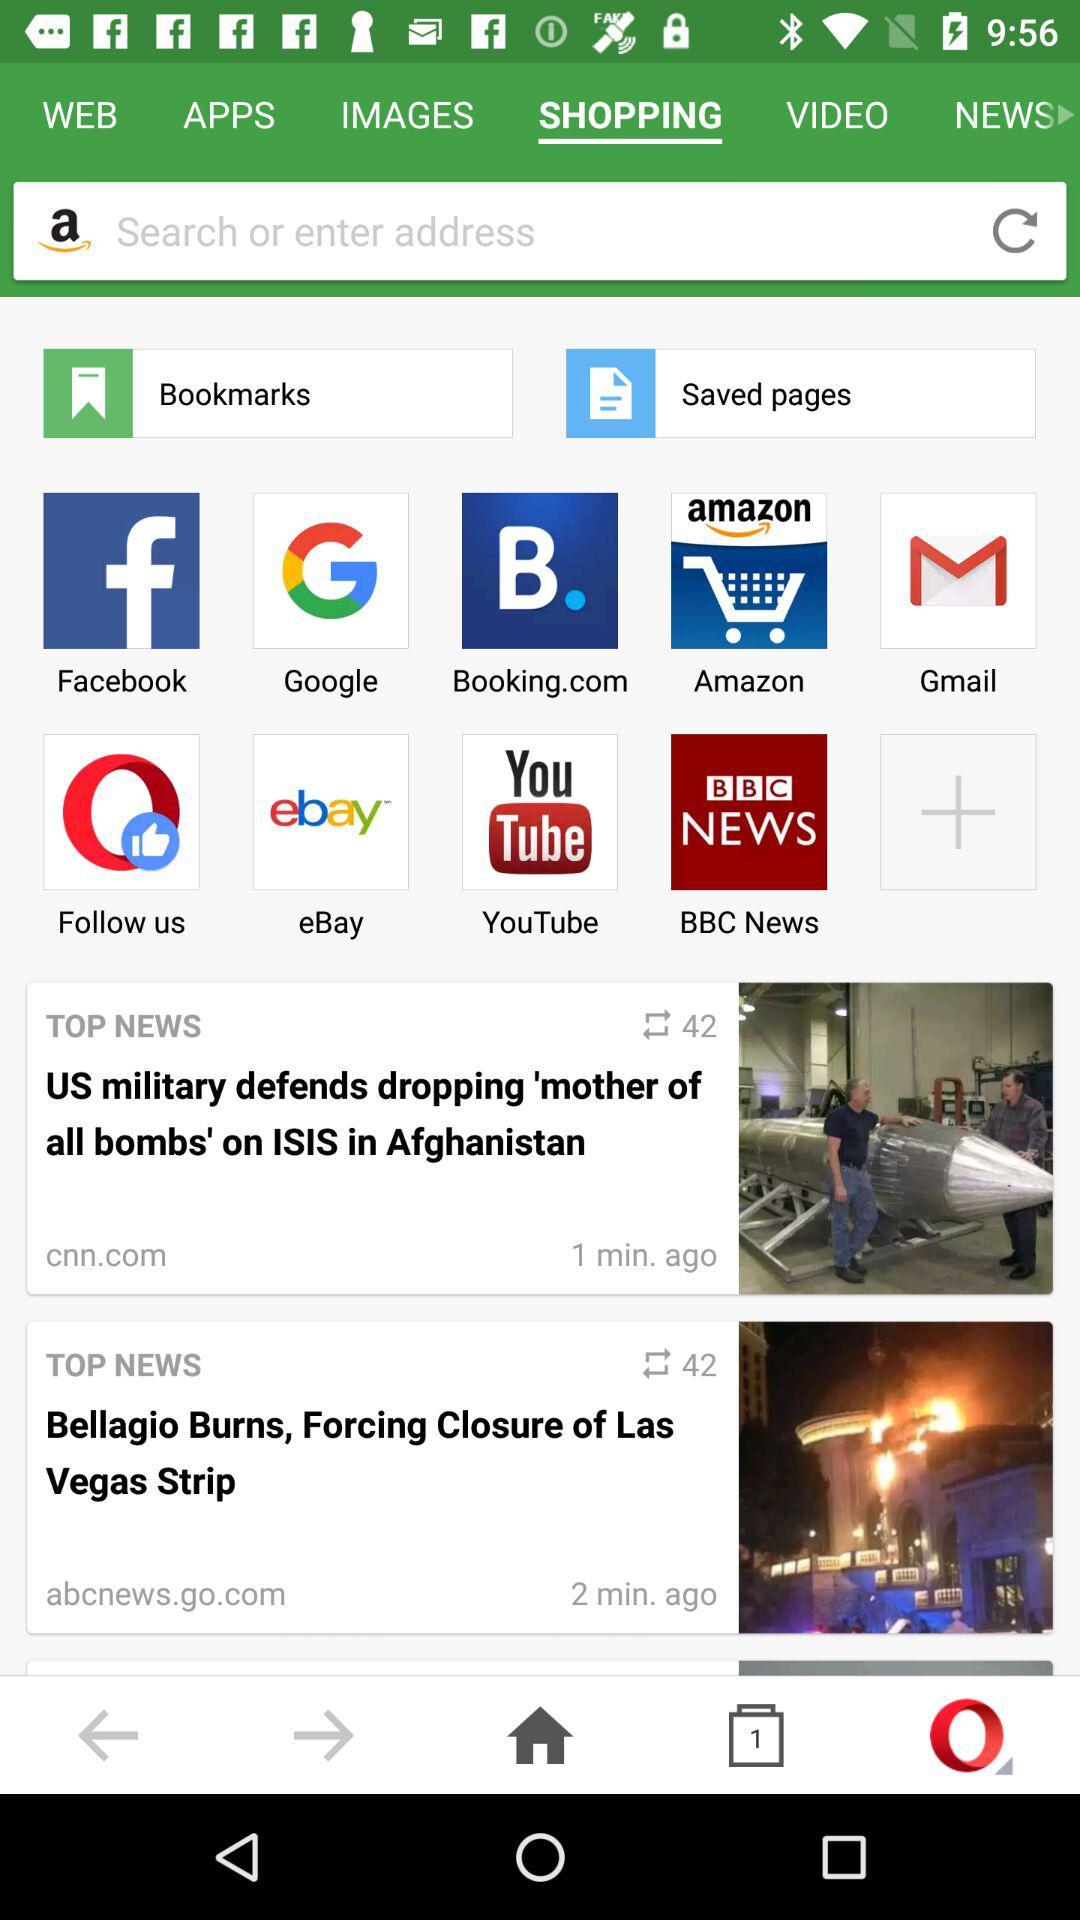 This screenshot has width=1080, height=1920. I want to click on the arrow_forward icon, so click(323, 1734).